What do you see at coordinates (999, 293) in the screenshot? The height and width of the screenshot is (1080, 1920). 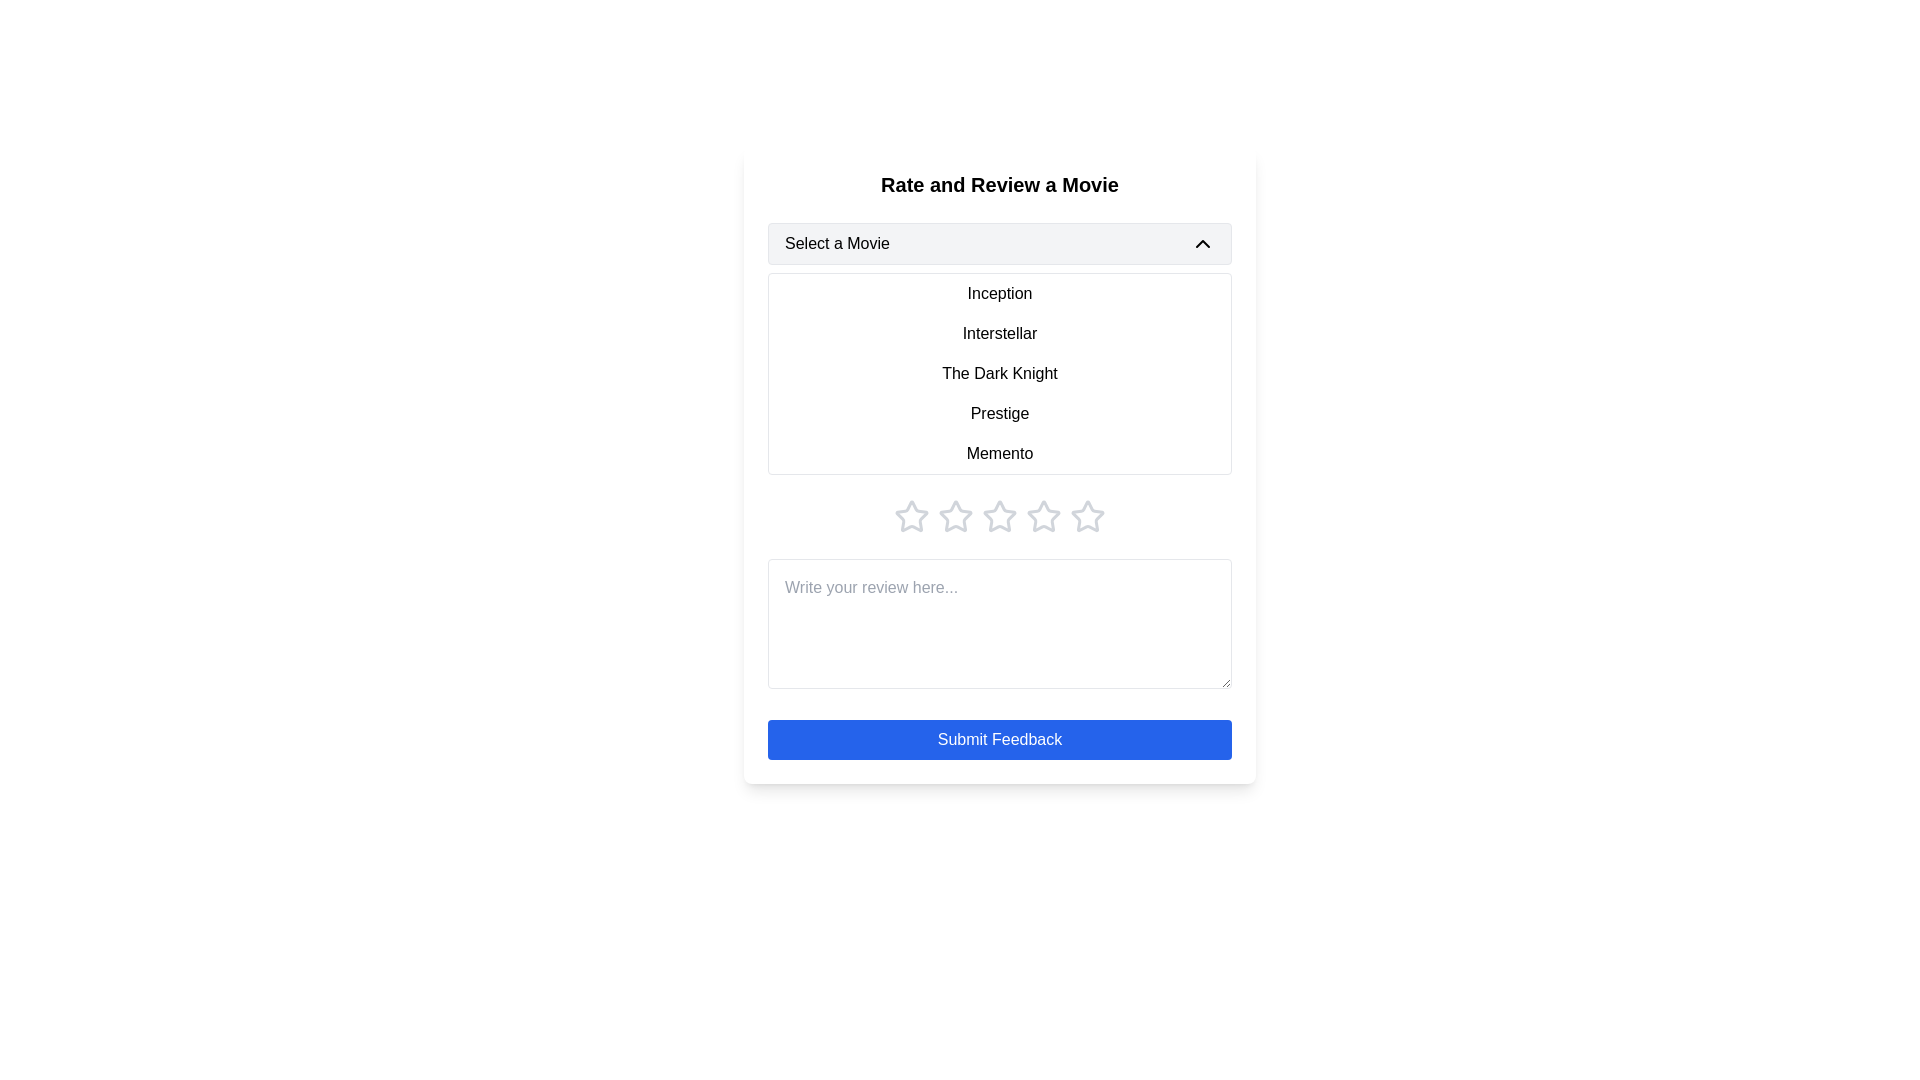 I see `the first option in the movie selection dropdown list labeled 'Select a Movie'` at bounding box center [999, 293].